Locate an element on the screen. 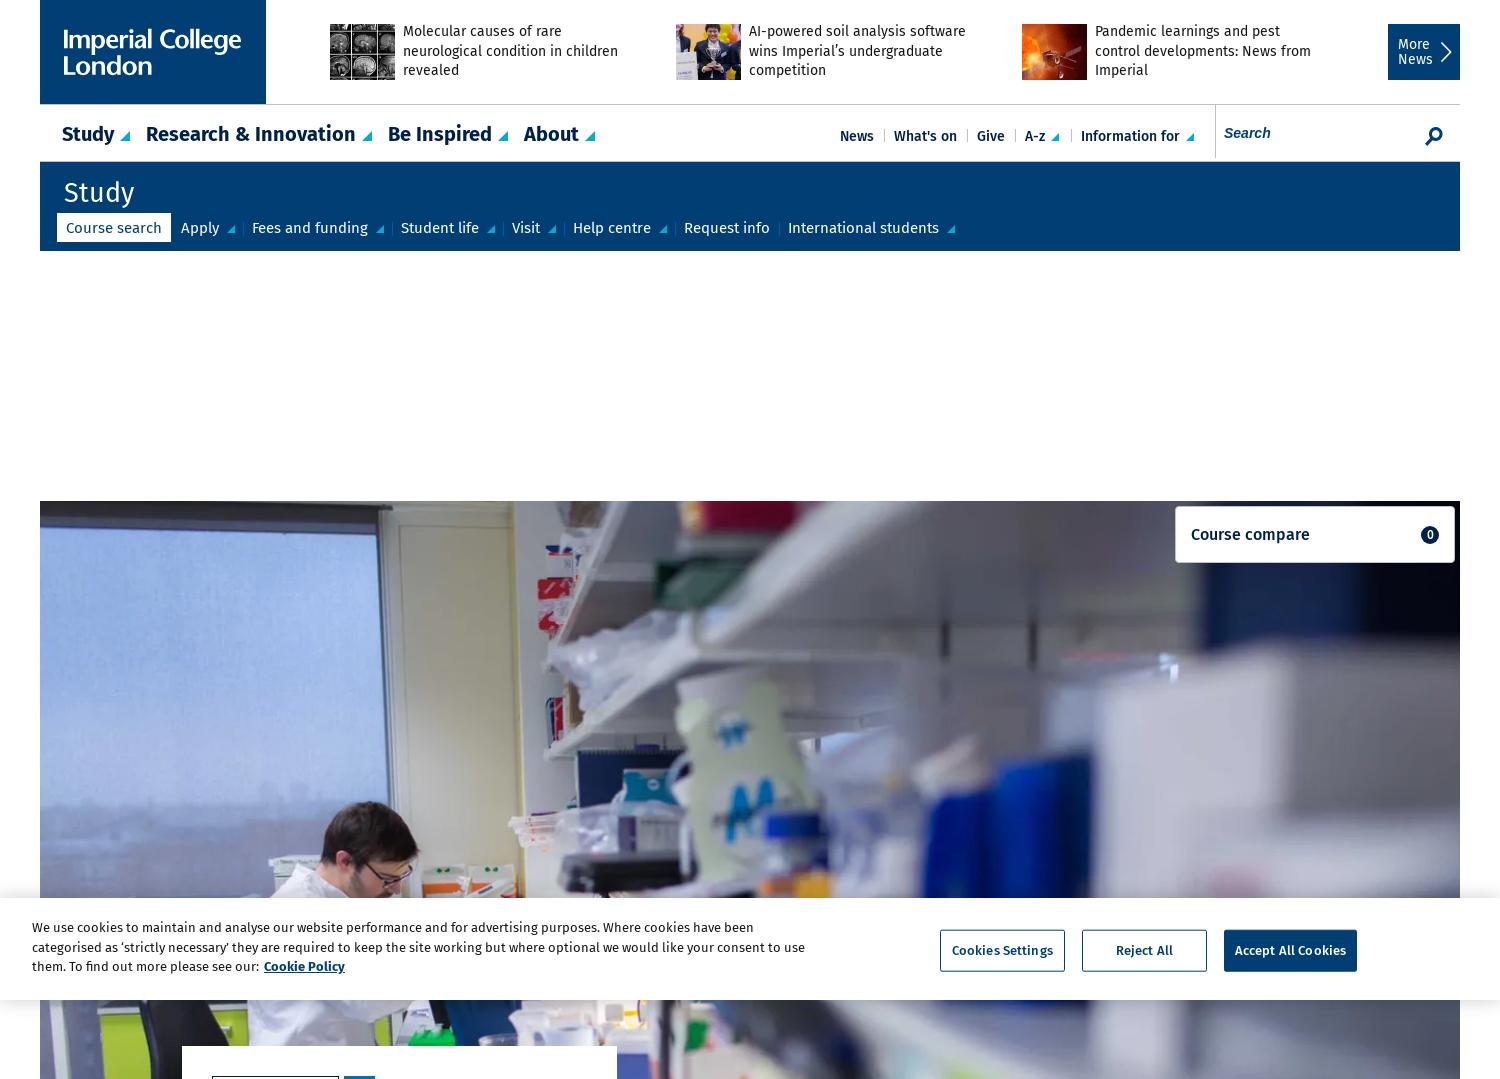 Image resolution: width=1500 pixels, height=1079 pixels. 'Course compare' is located at coordinates (1190, 534).